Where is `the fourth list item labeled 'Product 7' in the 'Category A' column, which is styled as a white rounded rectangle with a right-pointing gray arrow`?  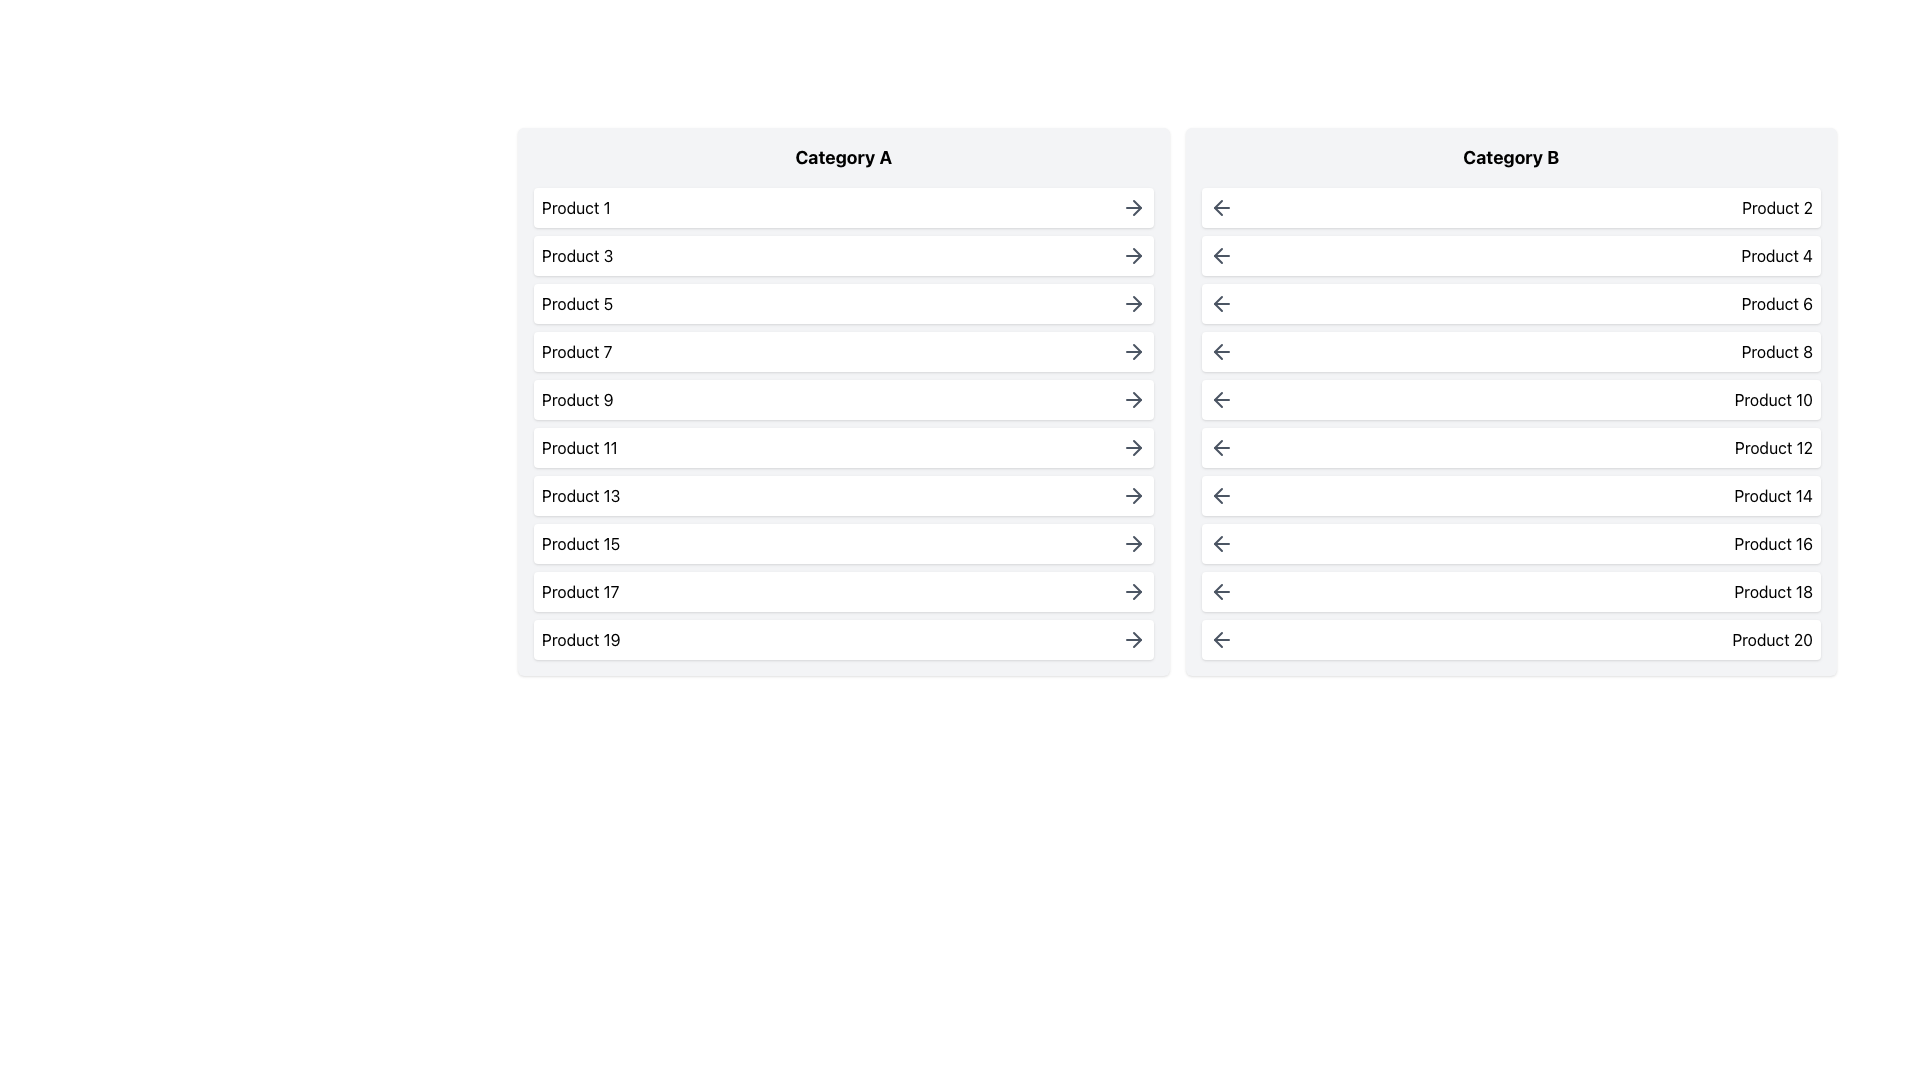 the fourth list item labeled 'Product 7' in the 'Category A' column, which is styled as a white rounded rectangle with a right-pointing gray arrow is located at coordinates (843, 350).